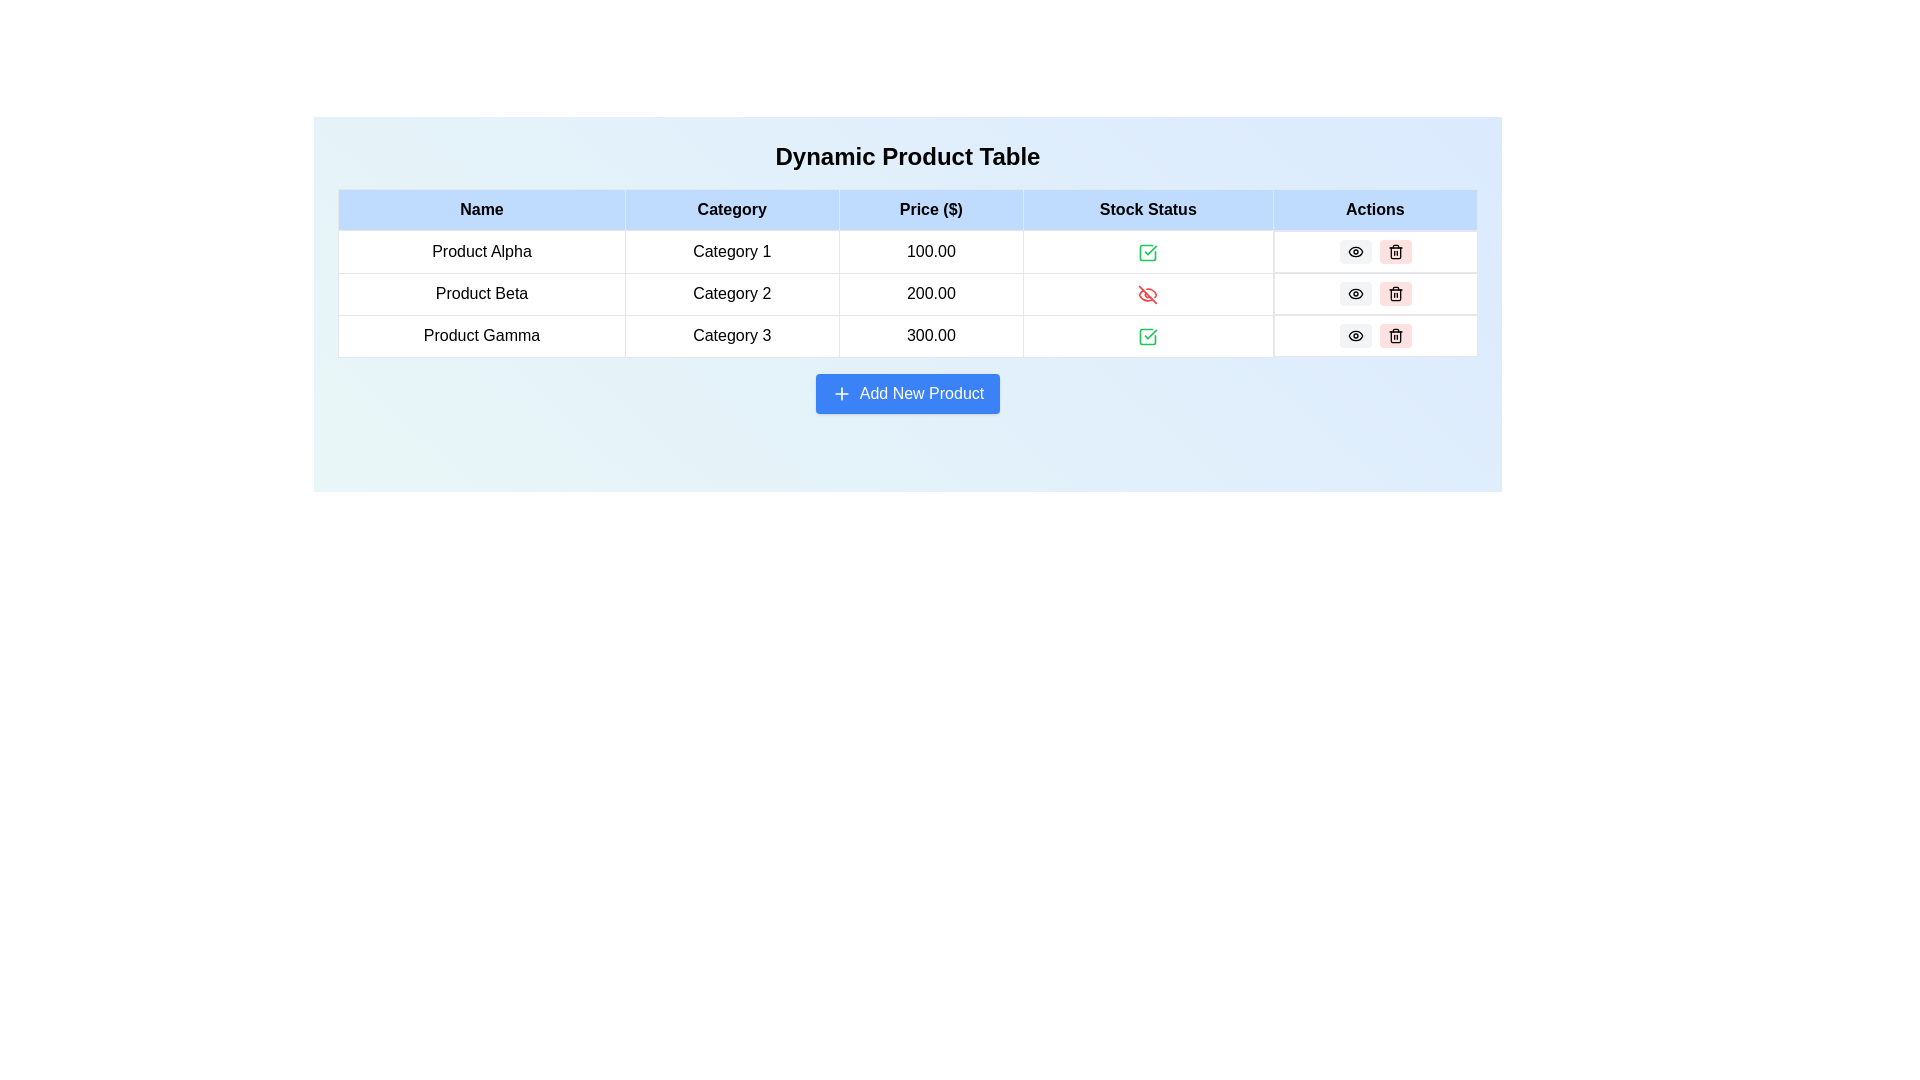  What do you see at coordinates (906, 250) in the screenshot?
I see `the text entry element displaying the price '$100.00' in the first row of the table under the 'Price ($)' column` at bounding box center [906, 250].